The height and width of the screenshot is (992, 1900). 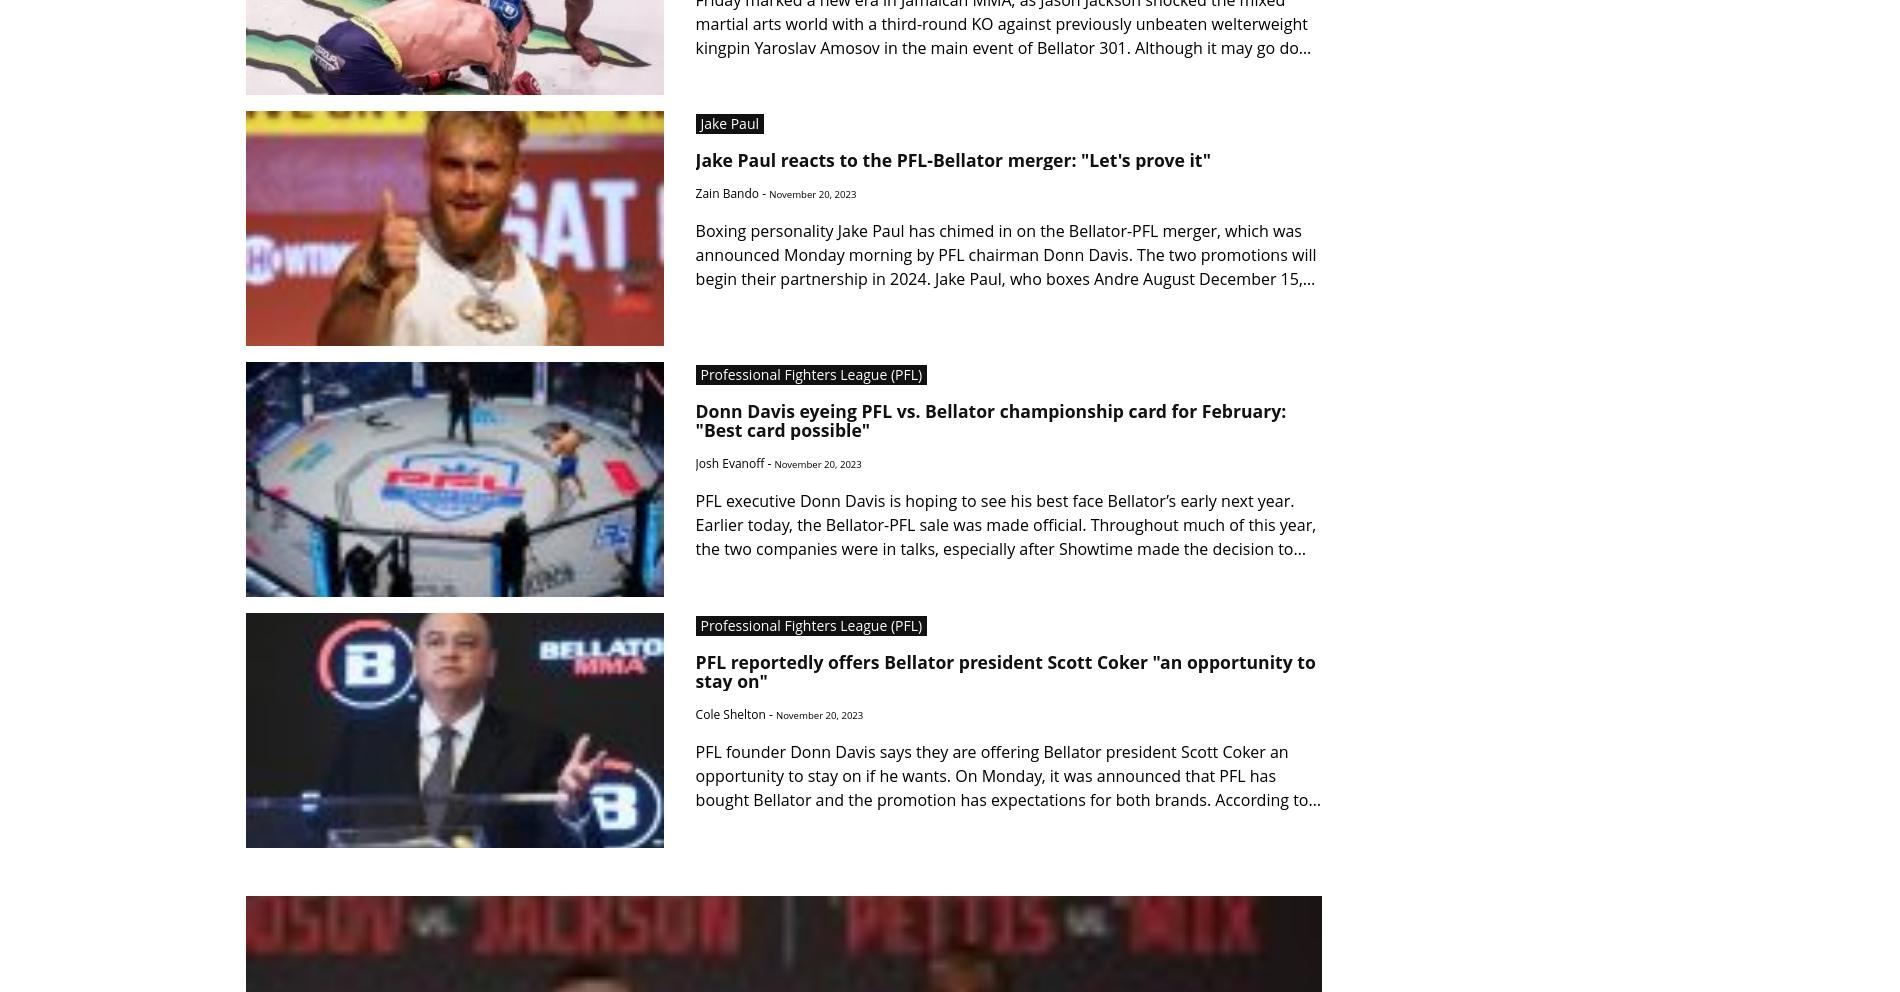 I want to click on 'Jake Paul reacts to the PFL-Bellator merger: "Let's prove it"', so click(x=953, y=160).